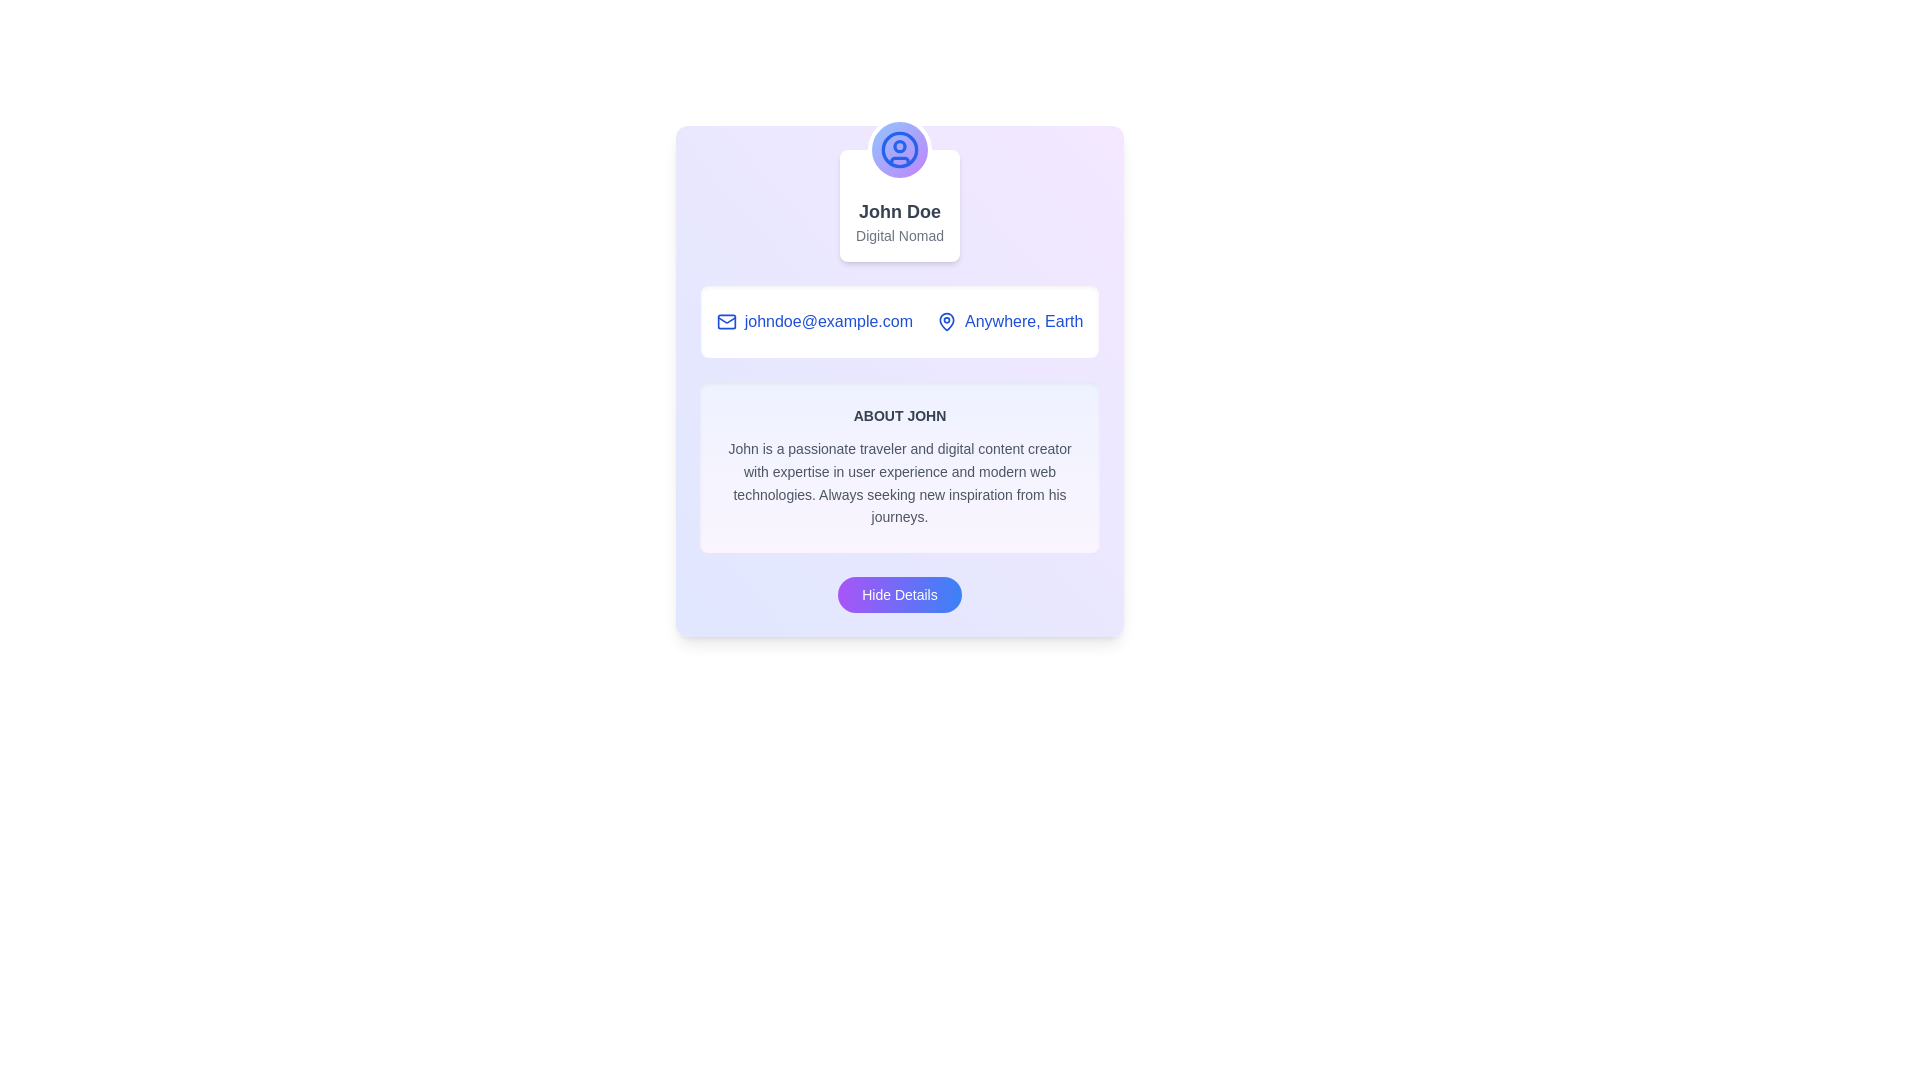  Describe the element at coordinates (899, 205) in the screenshot. I see `the text display component that contains the name 'John Doe' and the subtitle 'Digital Nomad'` at that location.